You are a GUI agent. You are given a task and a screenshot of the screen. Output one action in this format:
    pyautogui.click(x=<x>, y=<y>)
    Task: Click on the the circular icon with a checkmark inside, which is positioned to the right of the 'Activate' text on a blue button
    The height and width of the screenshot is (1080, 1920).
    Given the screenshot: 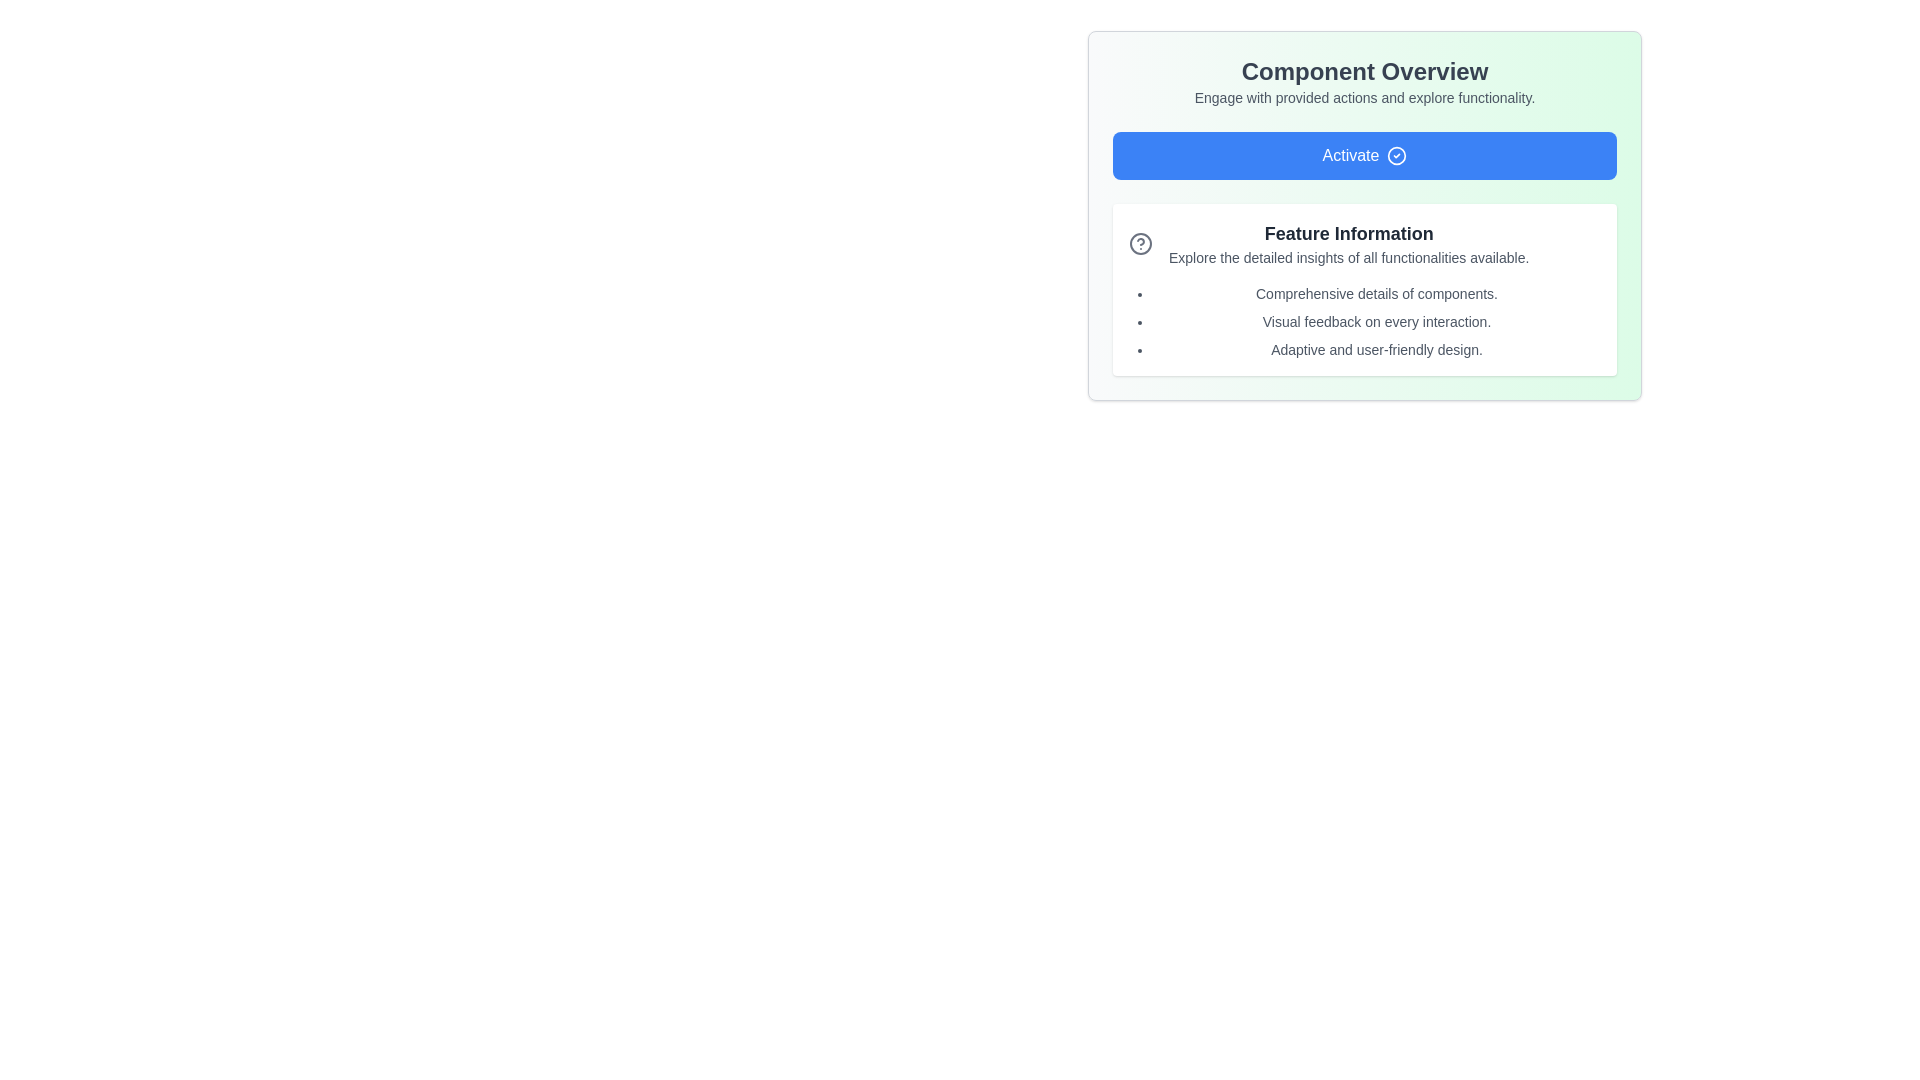 What is the action you would take?
    pyautogui.click(x=1396, y=154)
    